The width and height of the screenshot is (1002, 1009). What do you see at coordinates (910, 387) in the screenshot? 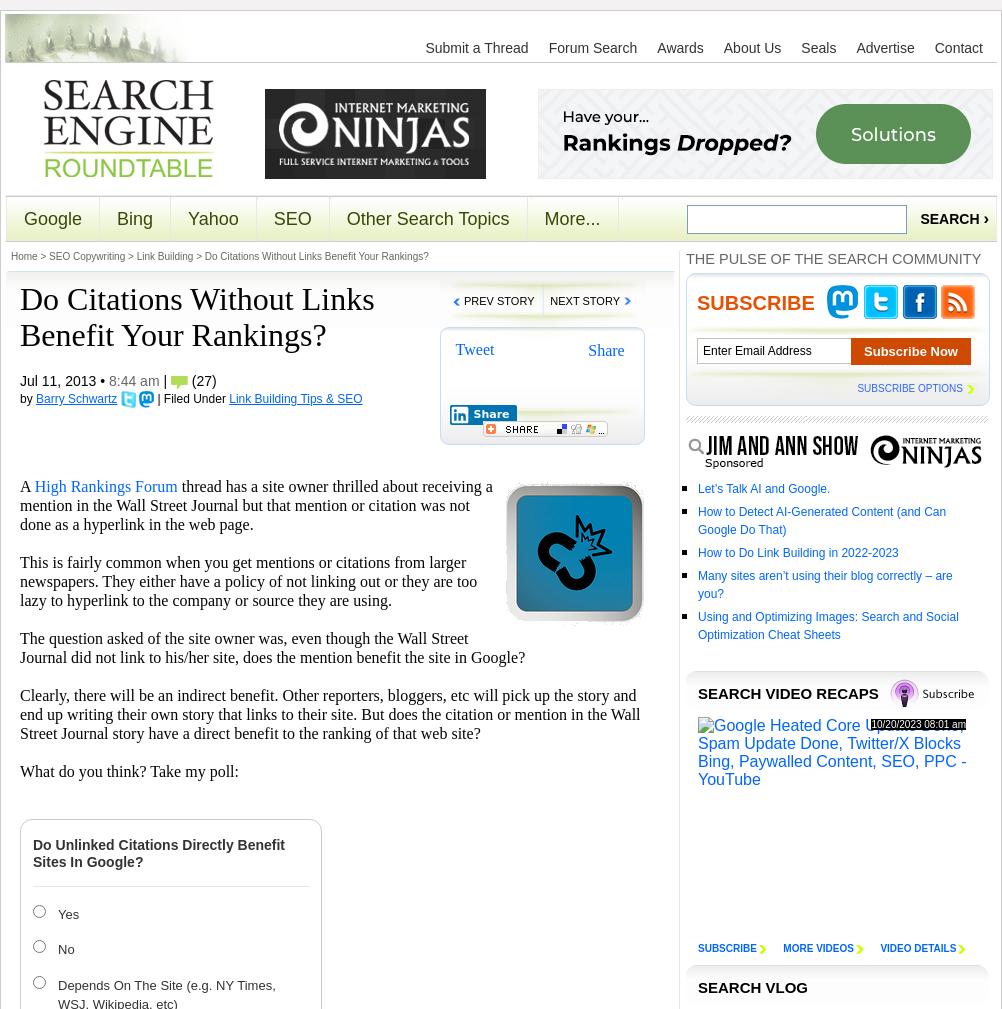
I see `'Subscribe options'` at bounding box center [910, 387].